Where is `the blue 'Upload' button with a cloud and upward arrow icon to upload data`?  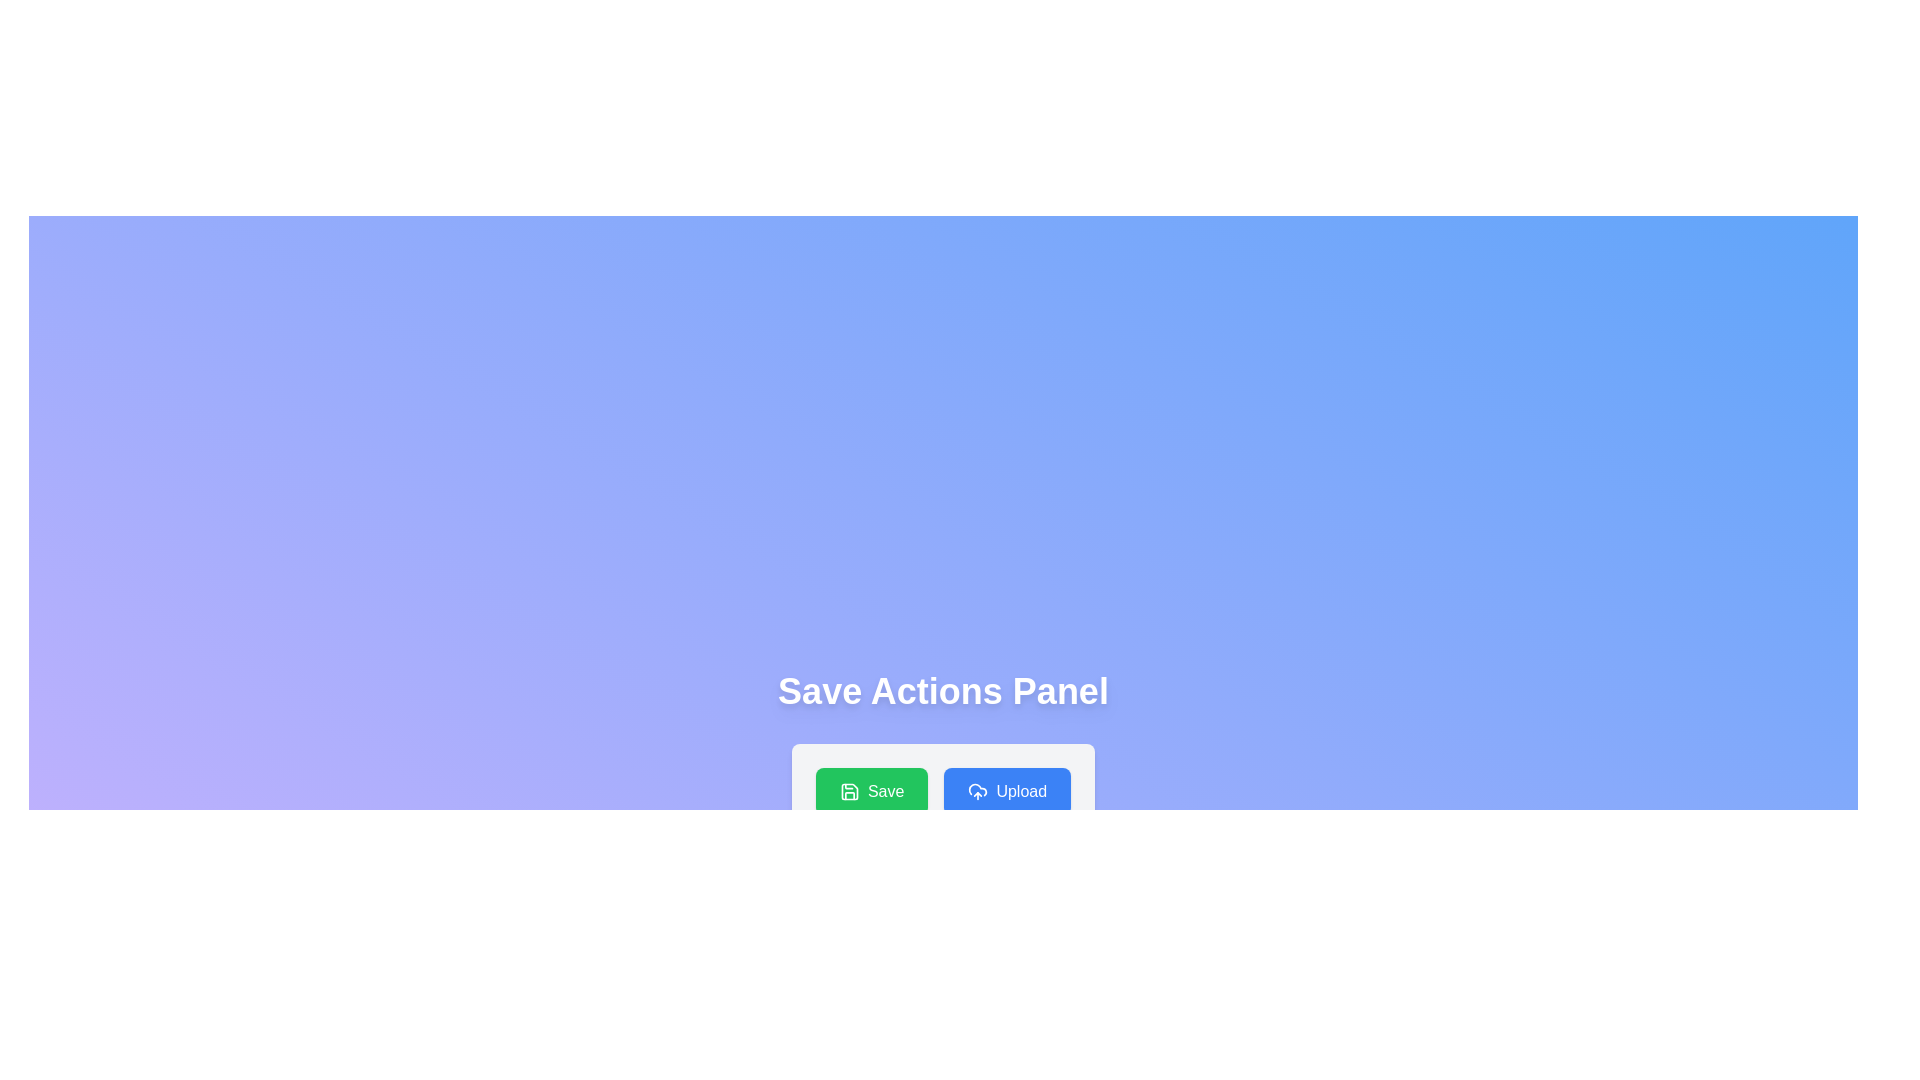
the blue 'Upload' button with a cloud and upward arrow icon to upload data is located at coordinates (1007, 790).